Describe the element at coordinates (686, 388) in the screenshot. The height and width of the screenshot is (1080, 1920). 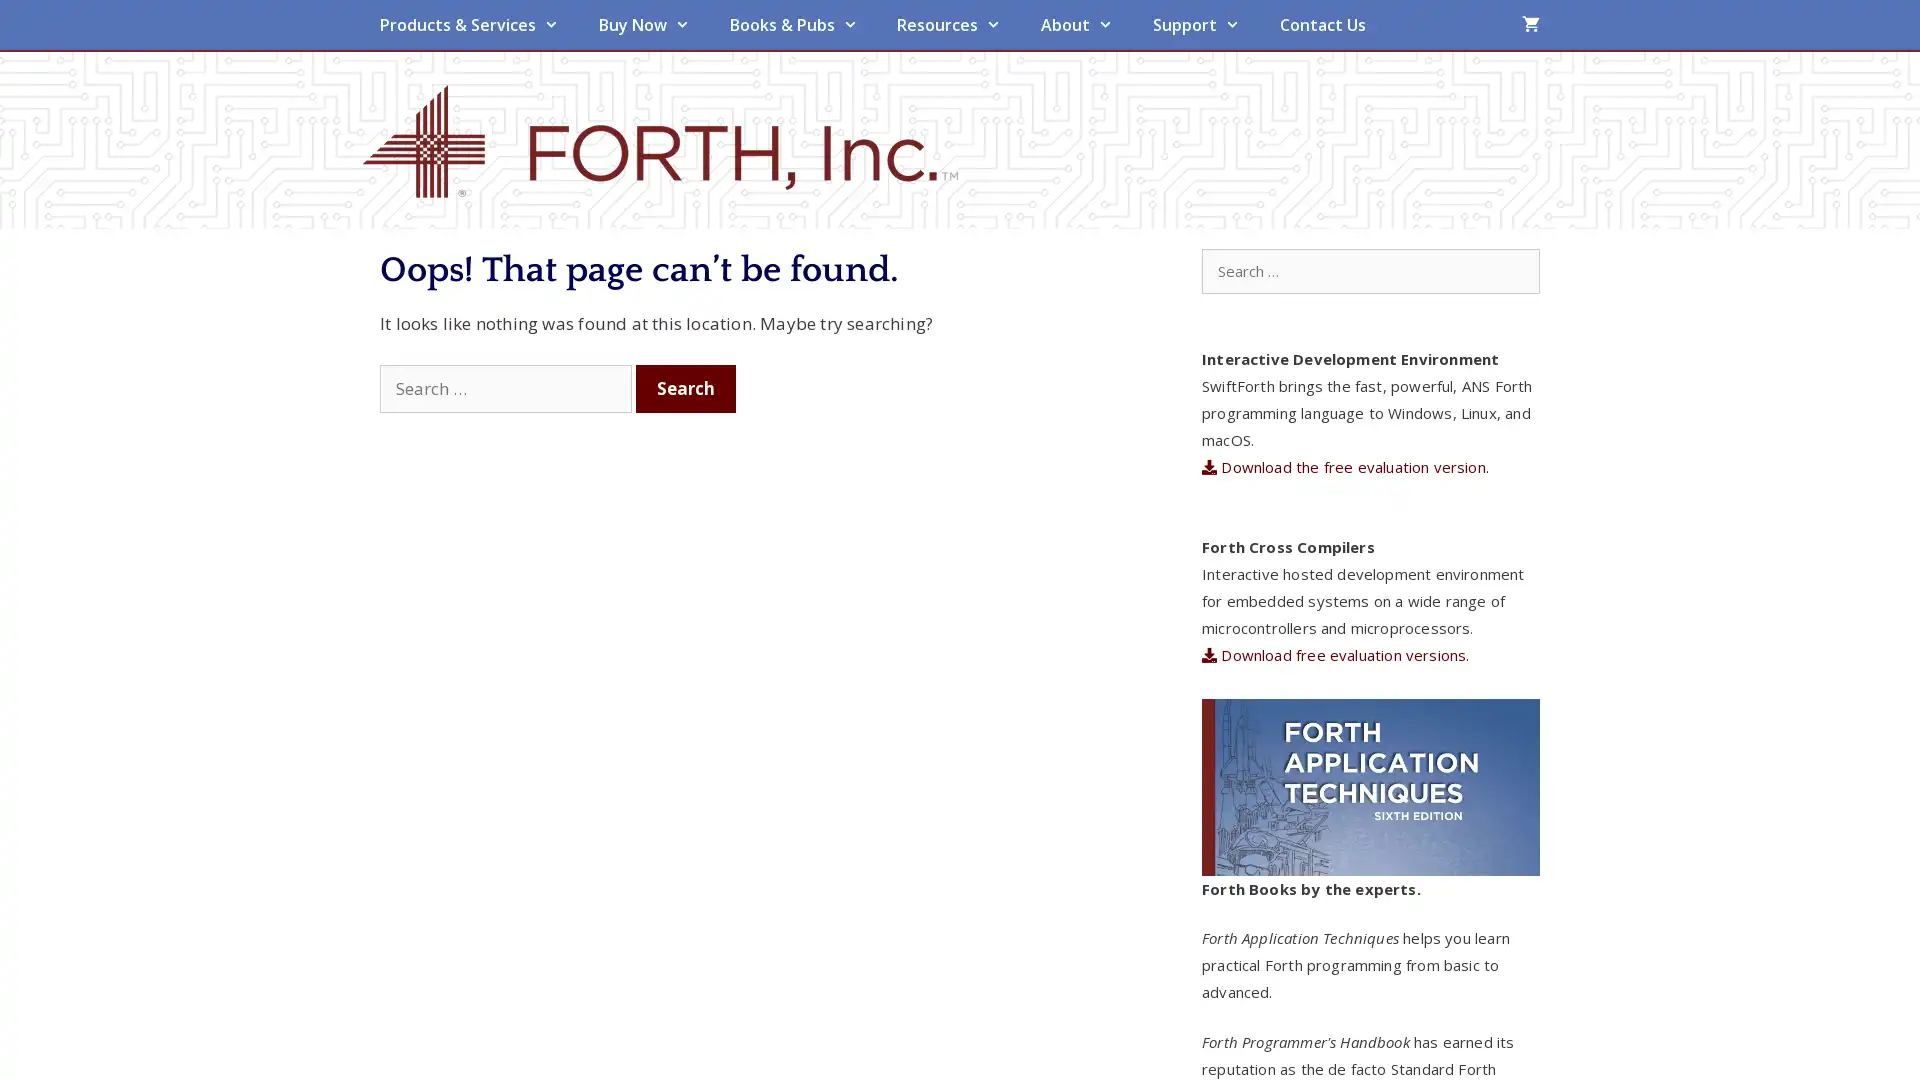
I see `Search` at that location.